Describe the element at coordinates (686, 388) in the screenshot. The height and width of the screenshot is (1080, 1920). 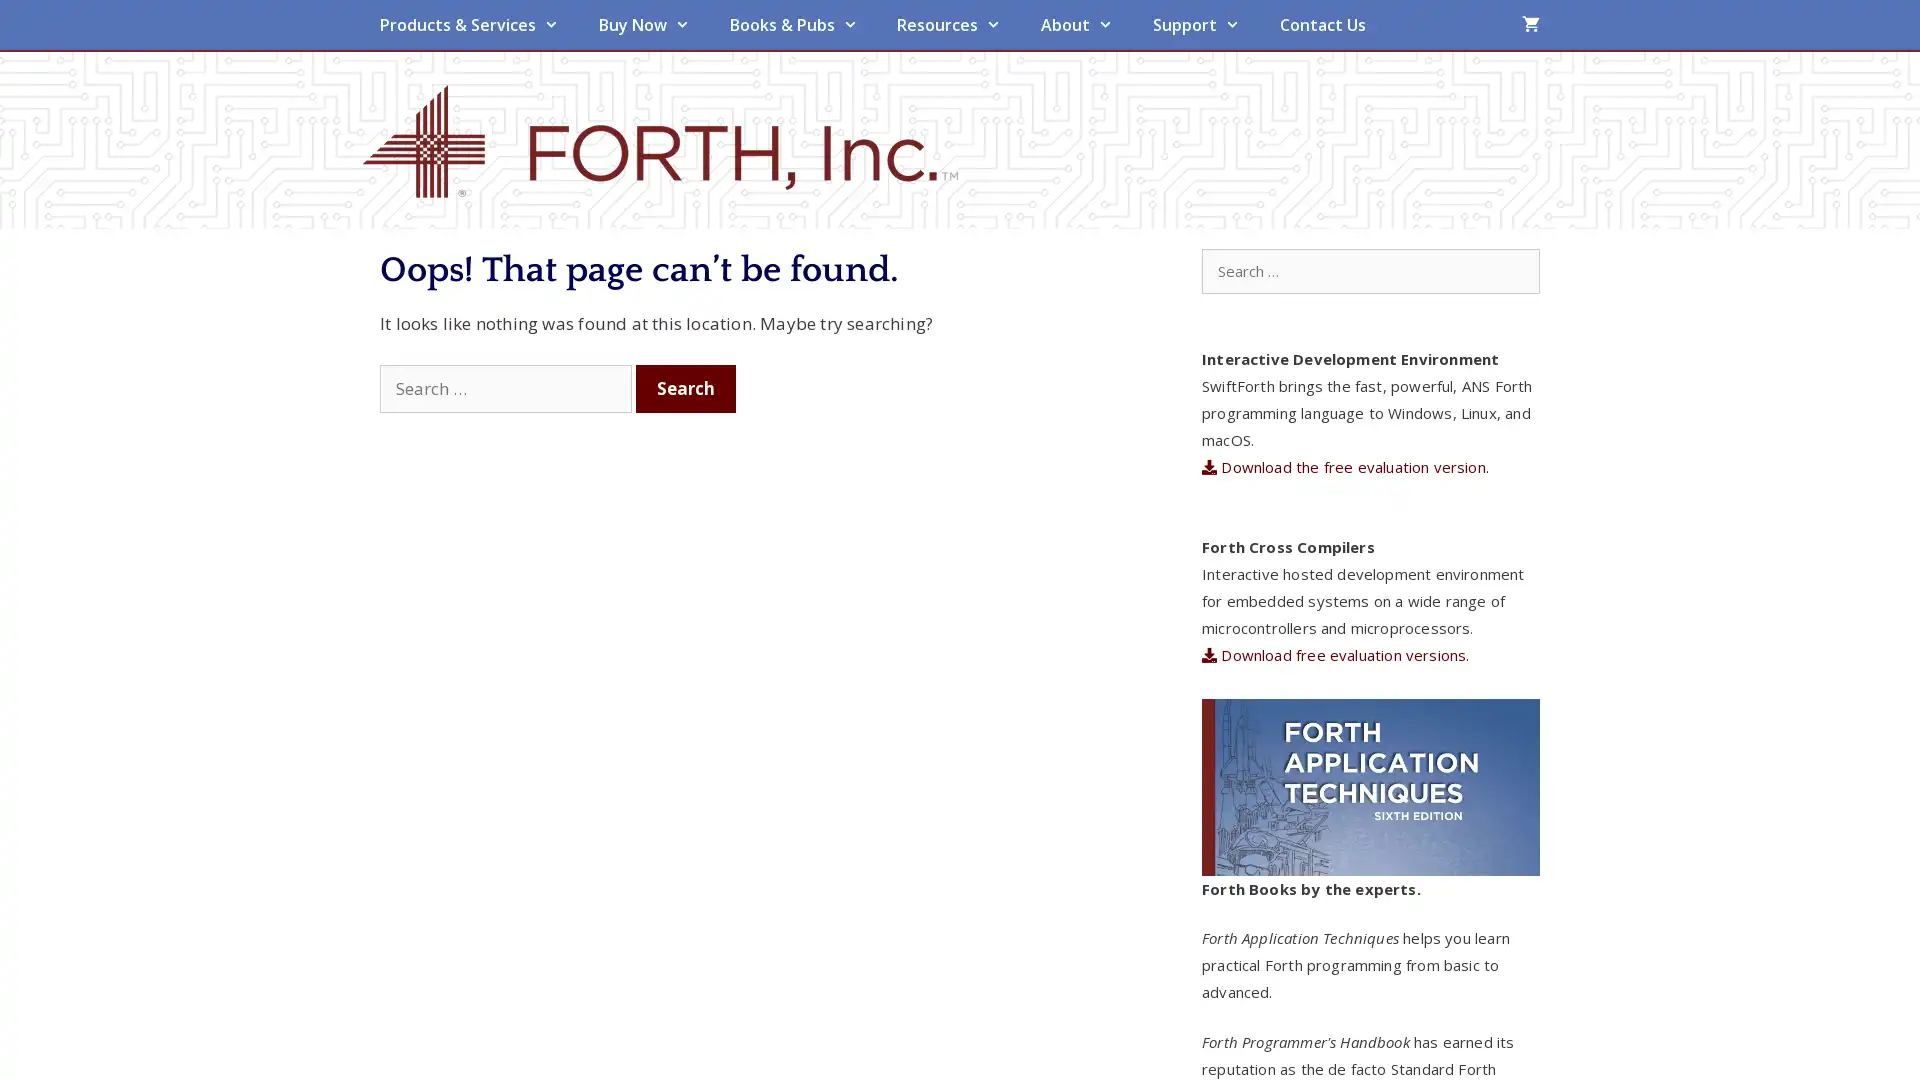
I see `Search` at that location.